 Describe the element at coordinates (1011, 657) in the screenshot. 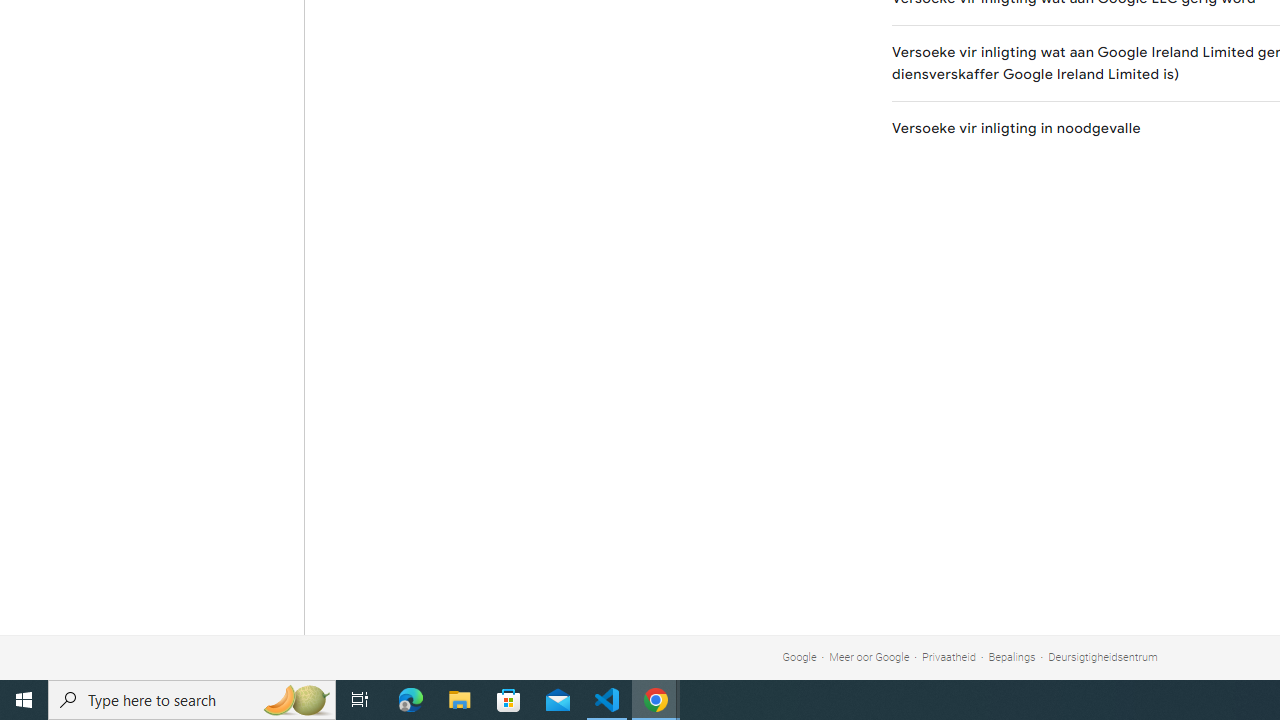

I see `'Bepalings'` at that location.